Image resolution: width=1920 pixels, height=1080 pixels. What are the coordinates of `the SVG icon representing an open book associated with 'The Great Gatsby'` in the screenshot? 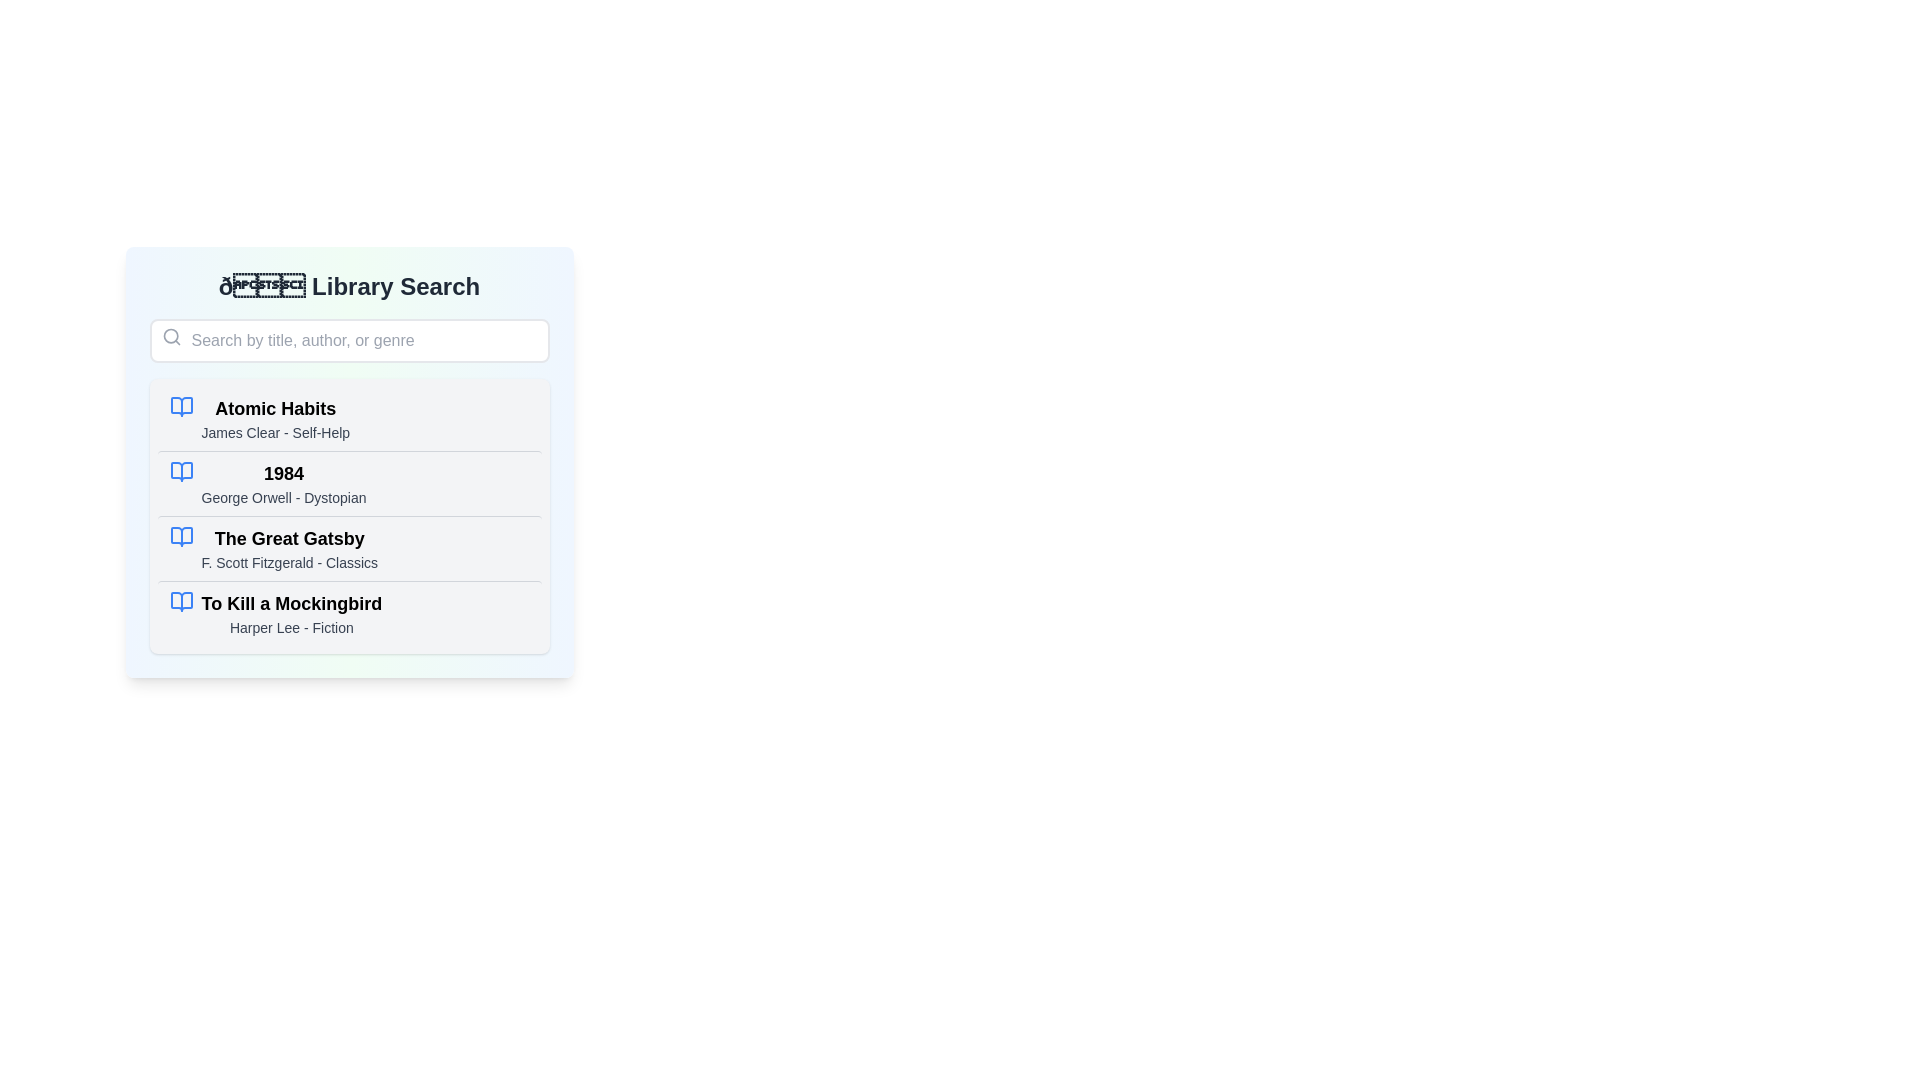 It's located at (181, 535).